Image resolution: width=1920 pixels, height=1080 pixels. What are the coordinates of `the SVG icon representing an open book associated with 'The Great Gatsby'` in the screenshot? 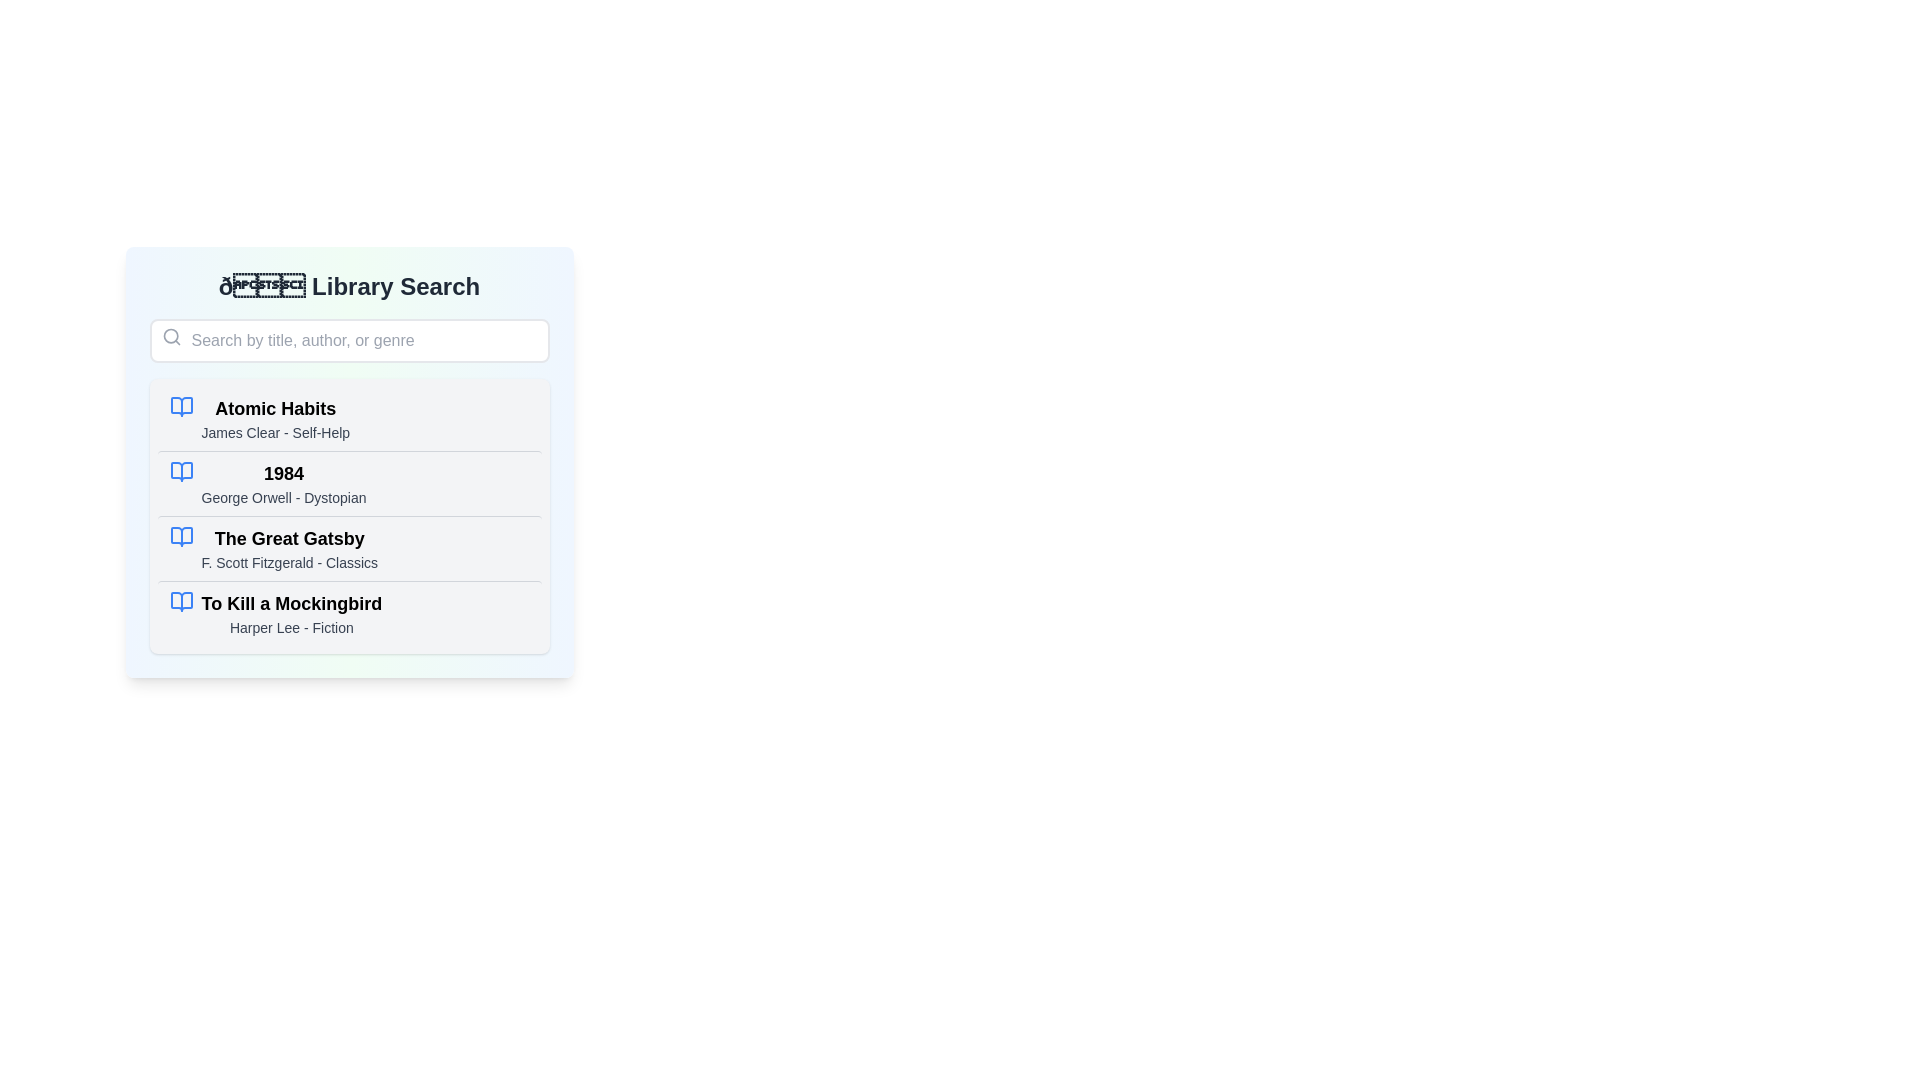 It's located at (181, 535).